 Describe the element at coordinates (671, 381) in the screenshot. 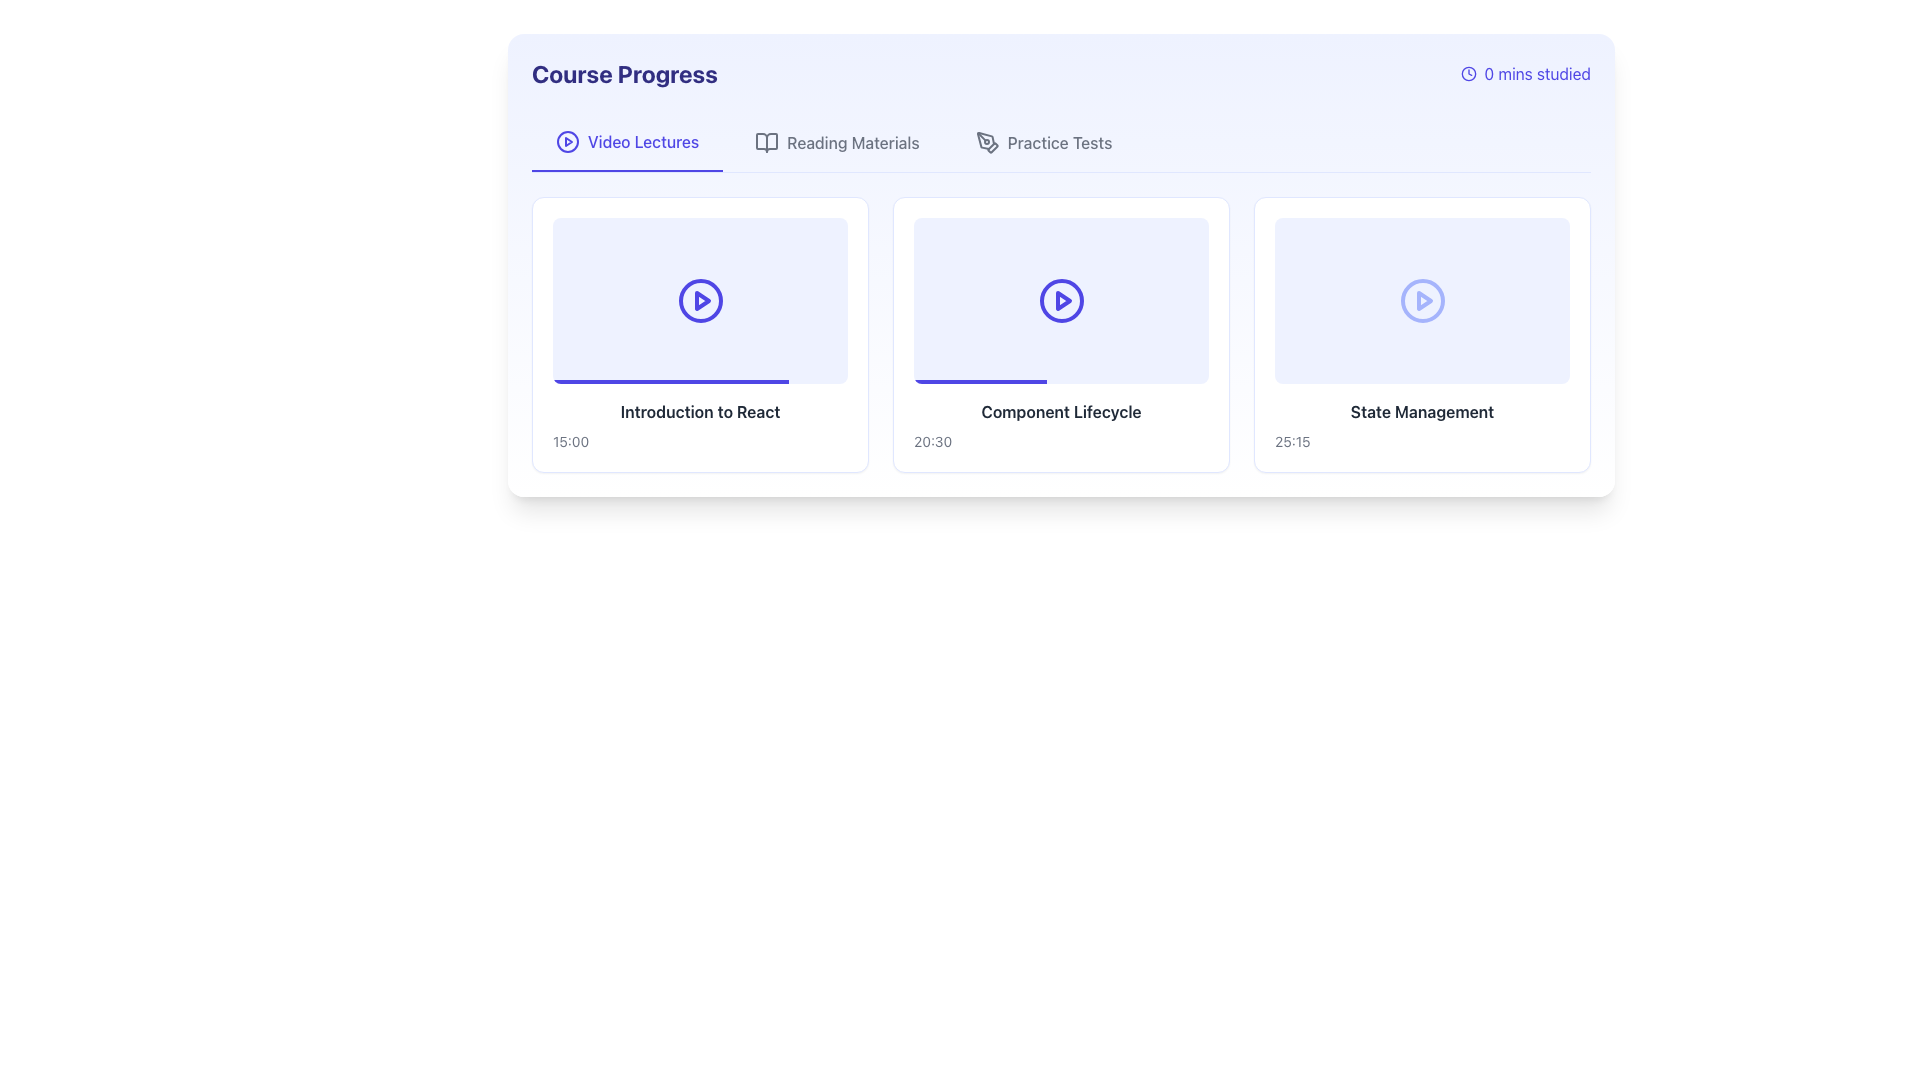

I see `the progress indicator bar located at the bottom of the 'Introduction to React' video thumbnail card` at that location.